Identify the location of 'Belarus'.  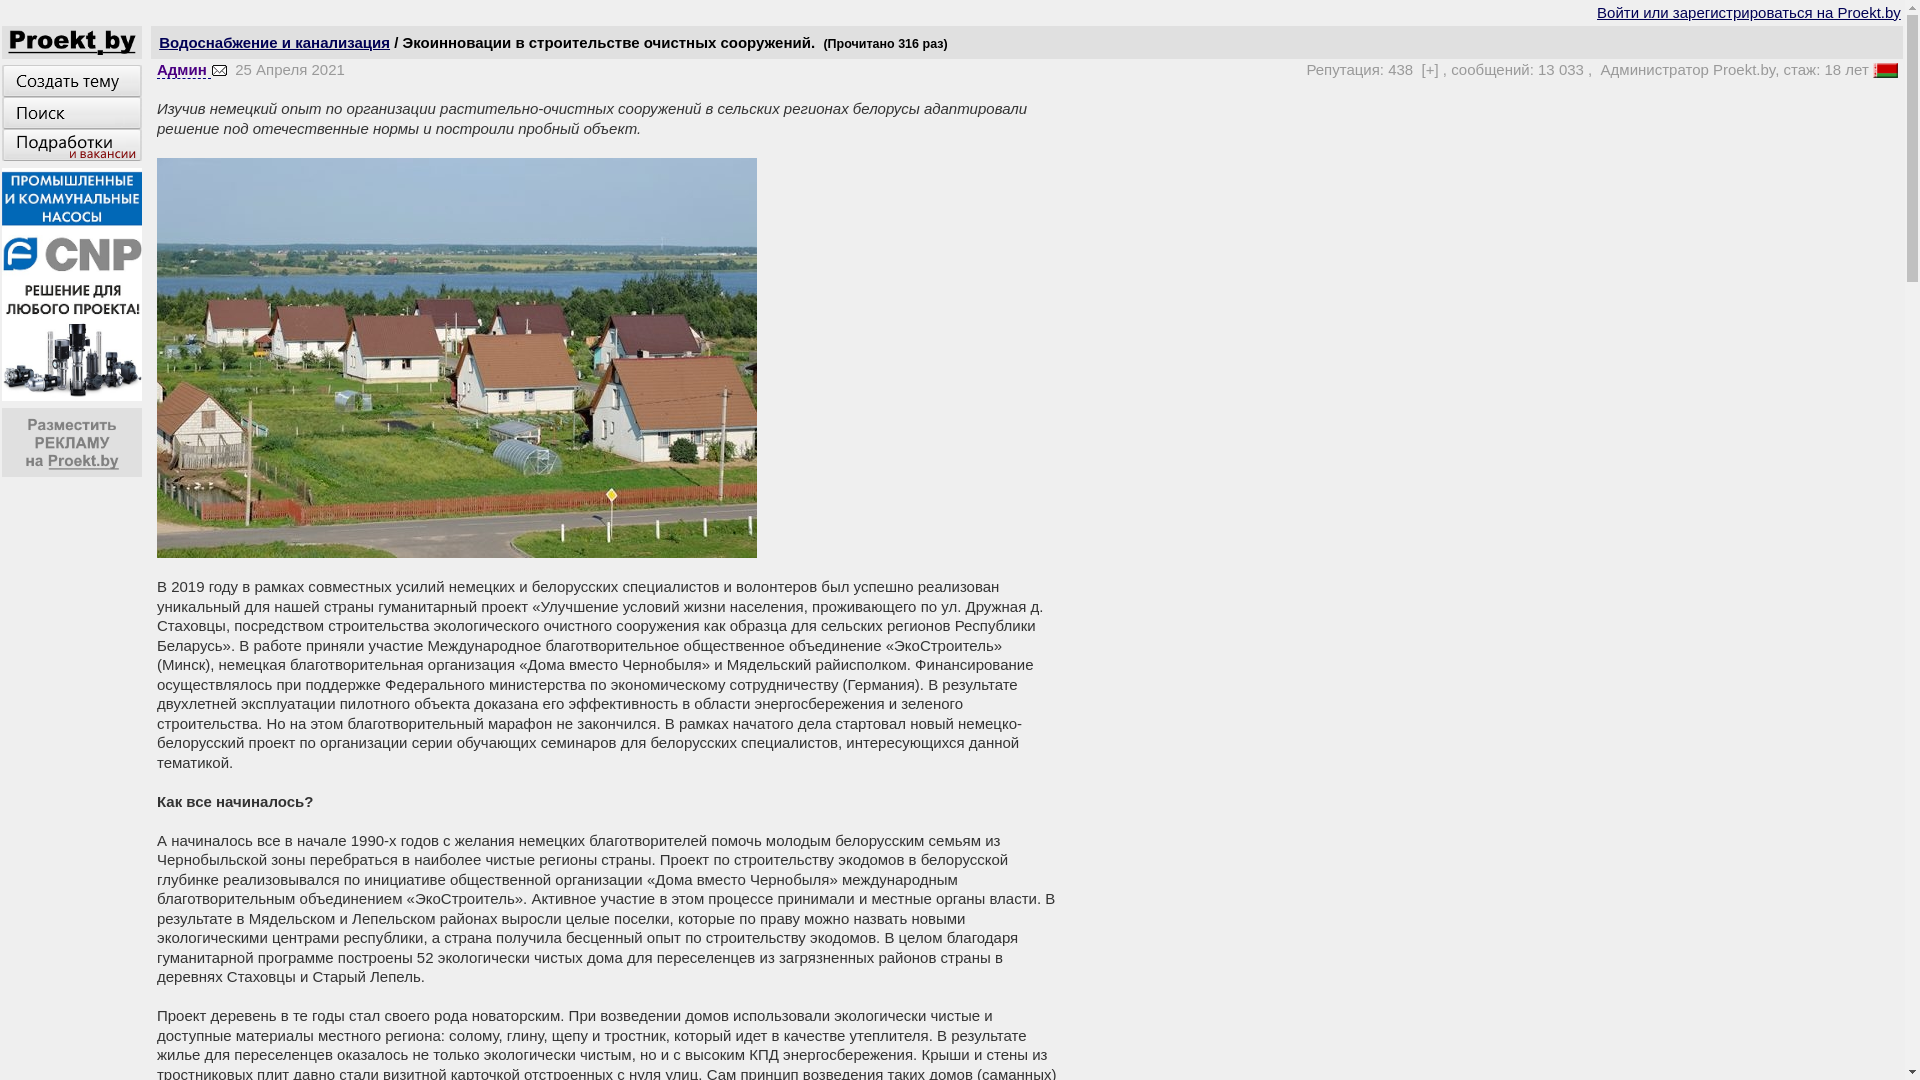
(1884, 69).